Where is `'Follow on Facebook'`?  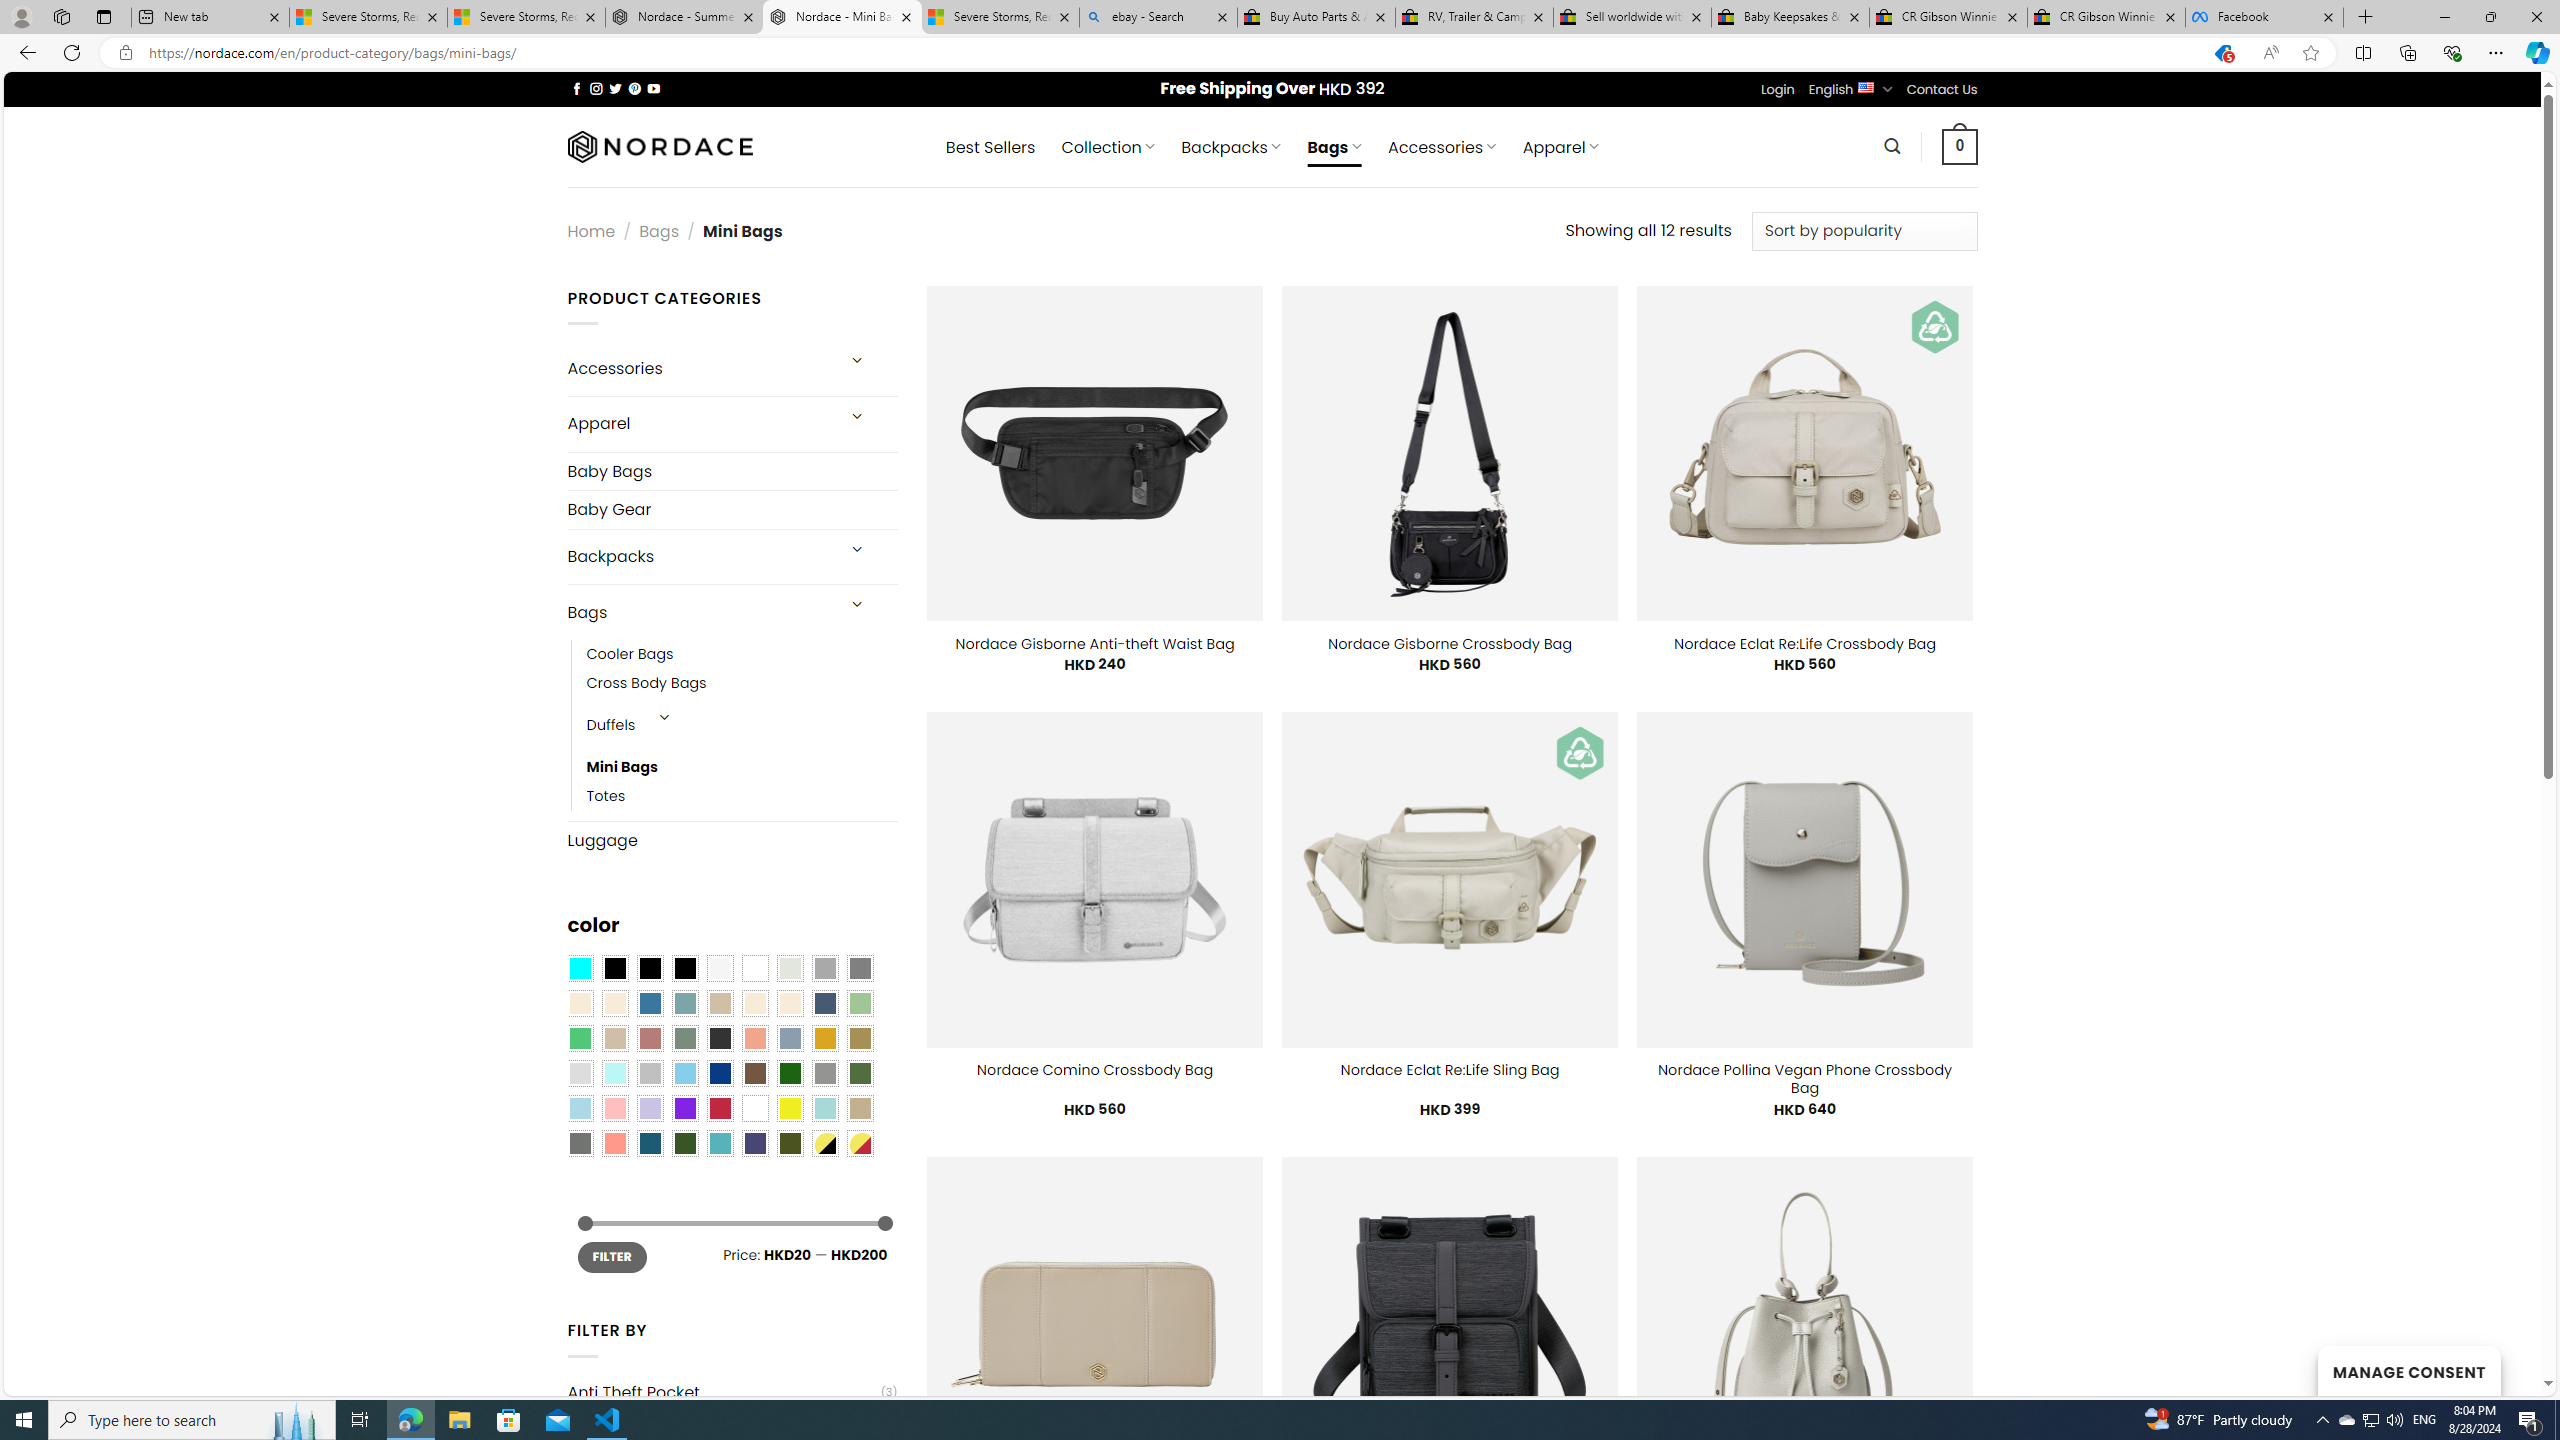 'Follow on Facebook' is located at coordinates (576, 88).